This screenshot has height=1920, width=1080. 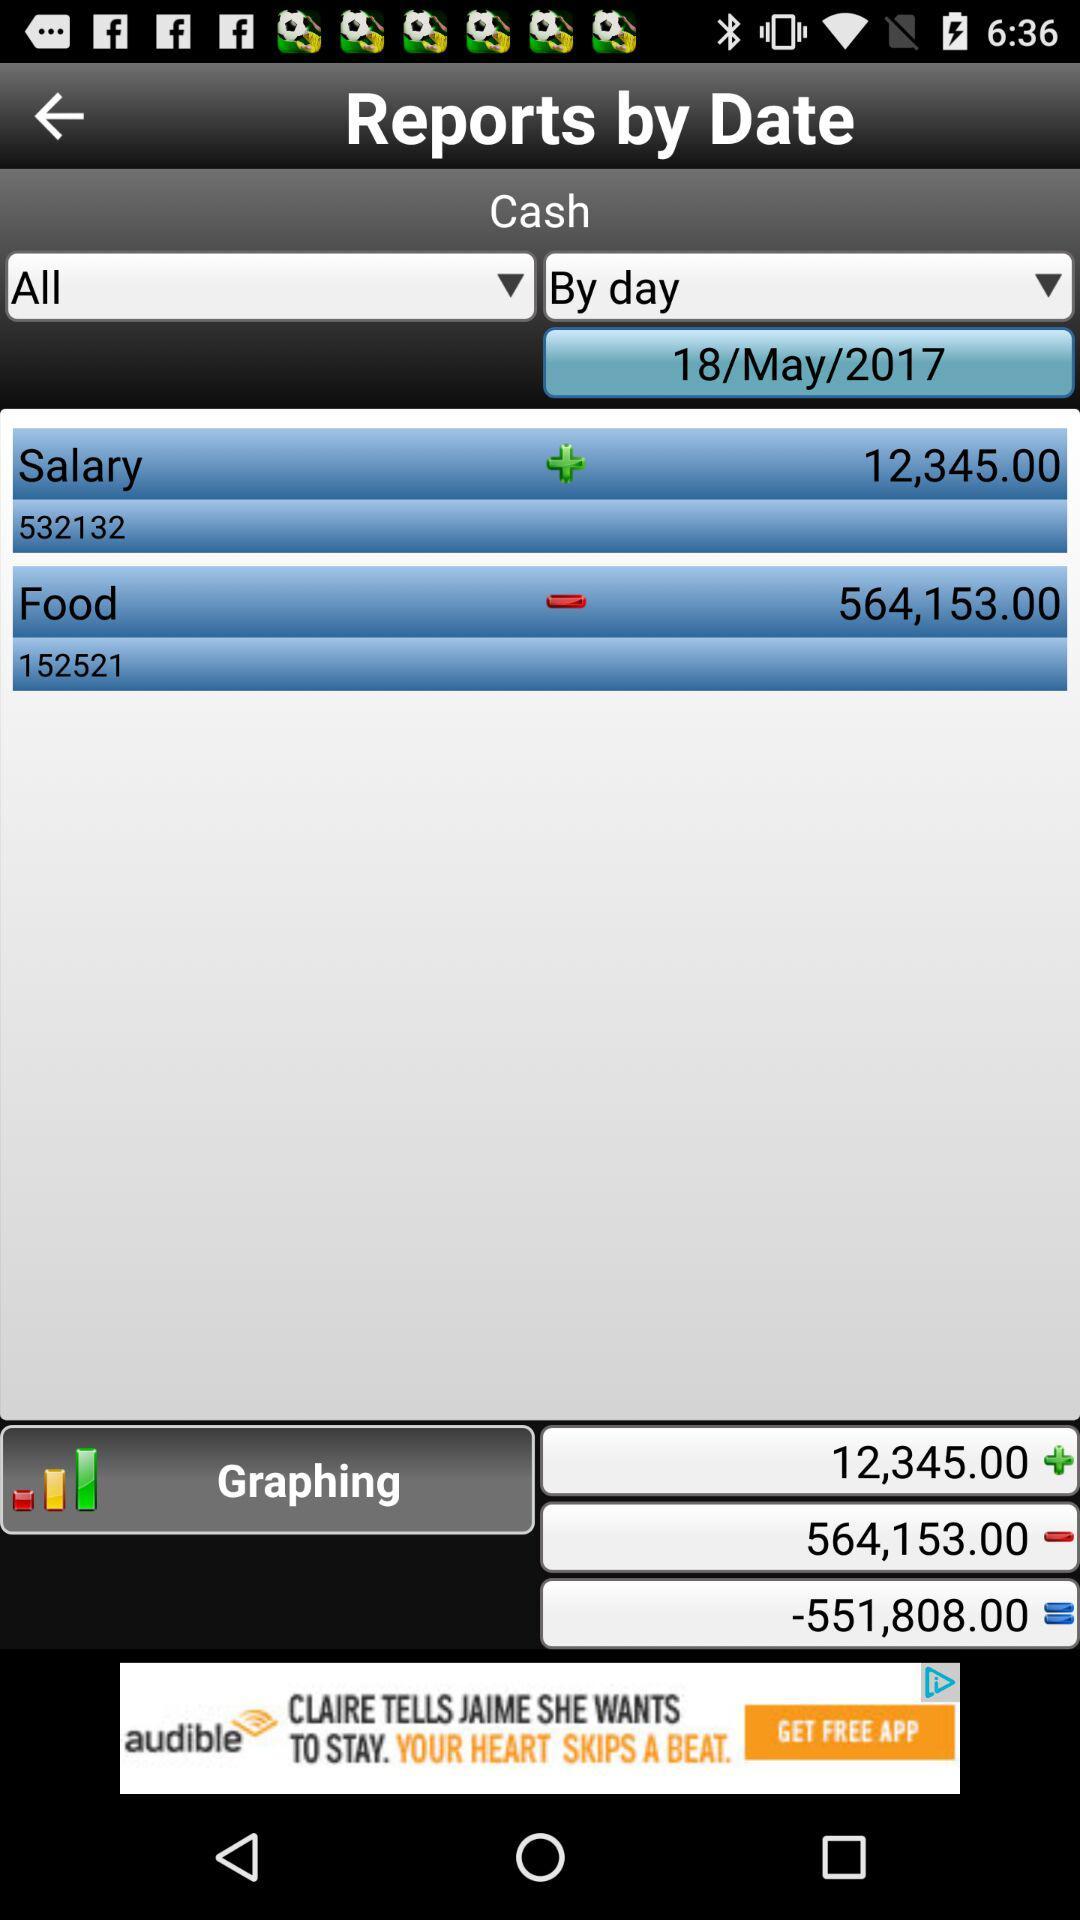 What do you see at coordinates (540, 1727) in the screenshot?
I see `advatisment` at bounding box center [540, 1727].